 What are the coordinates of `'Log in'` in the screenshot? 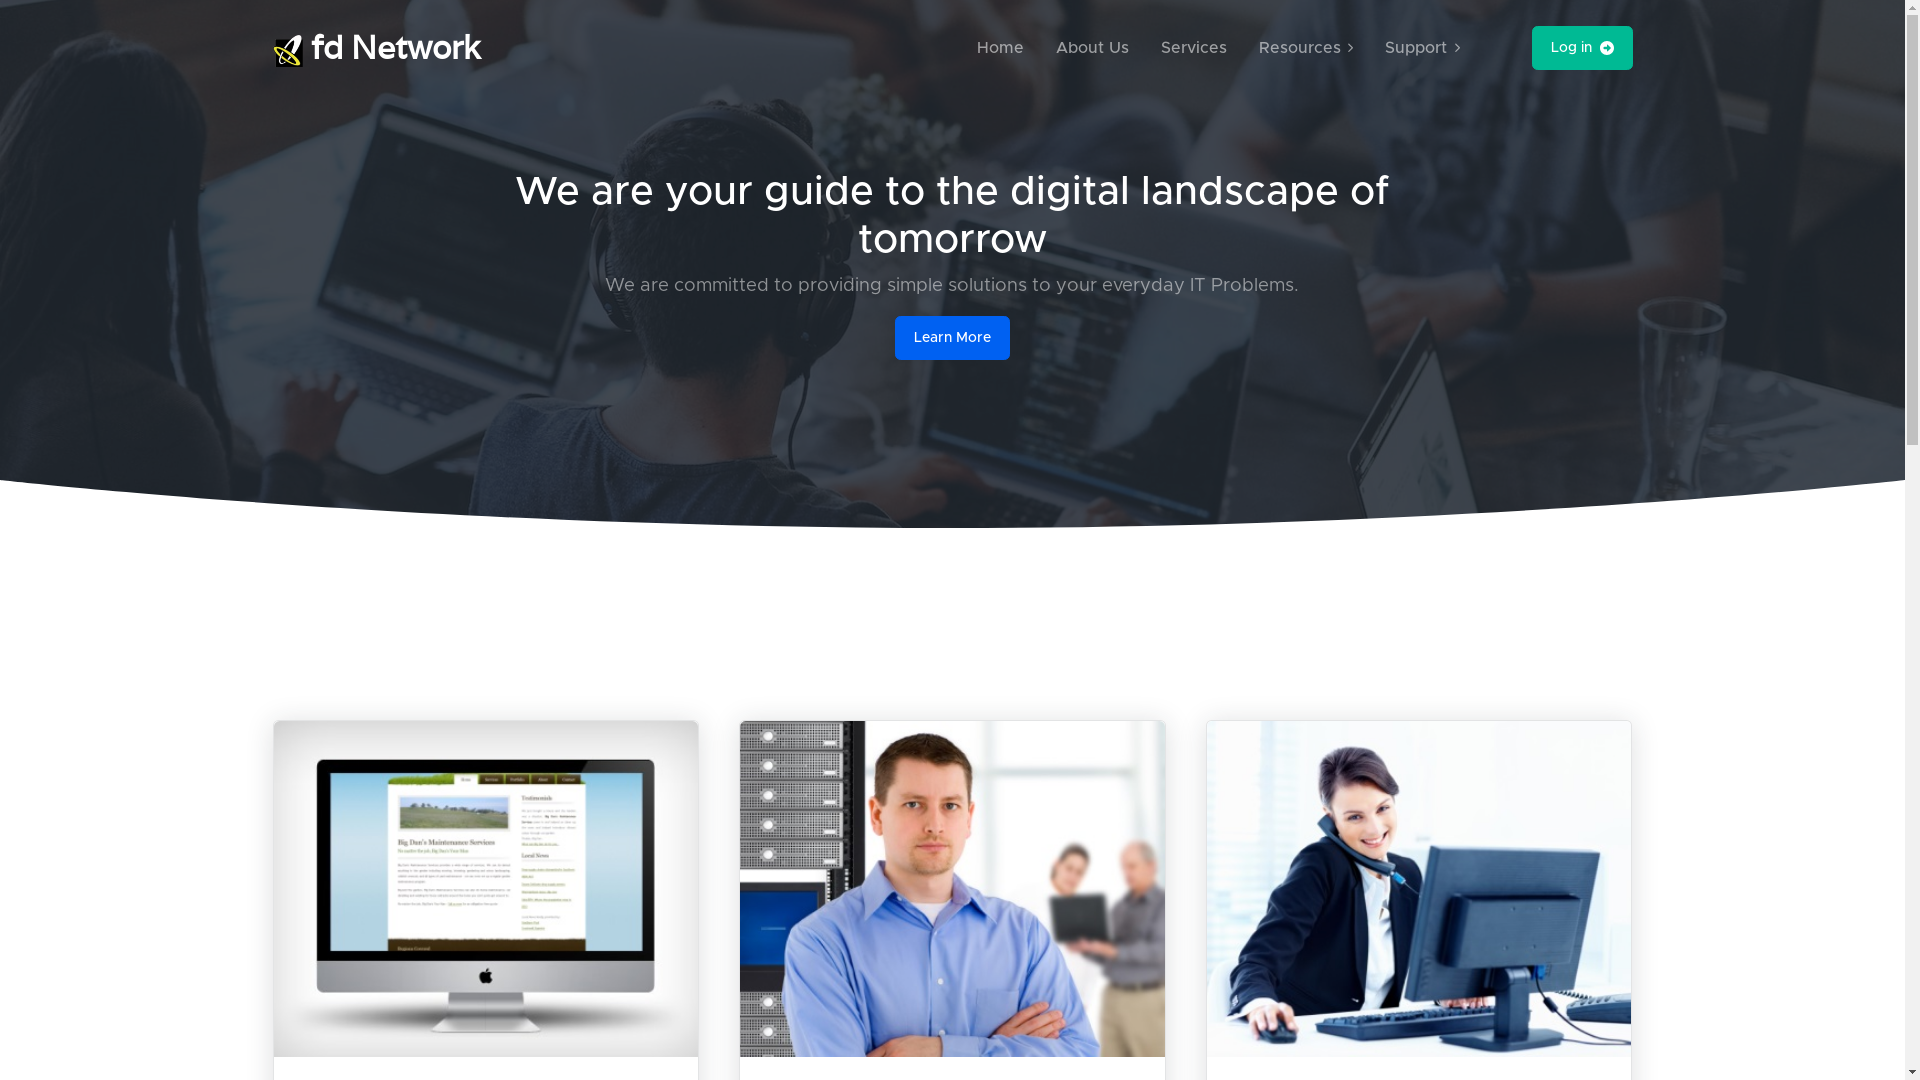 It's located at (1530, 46).